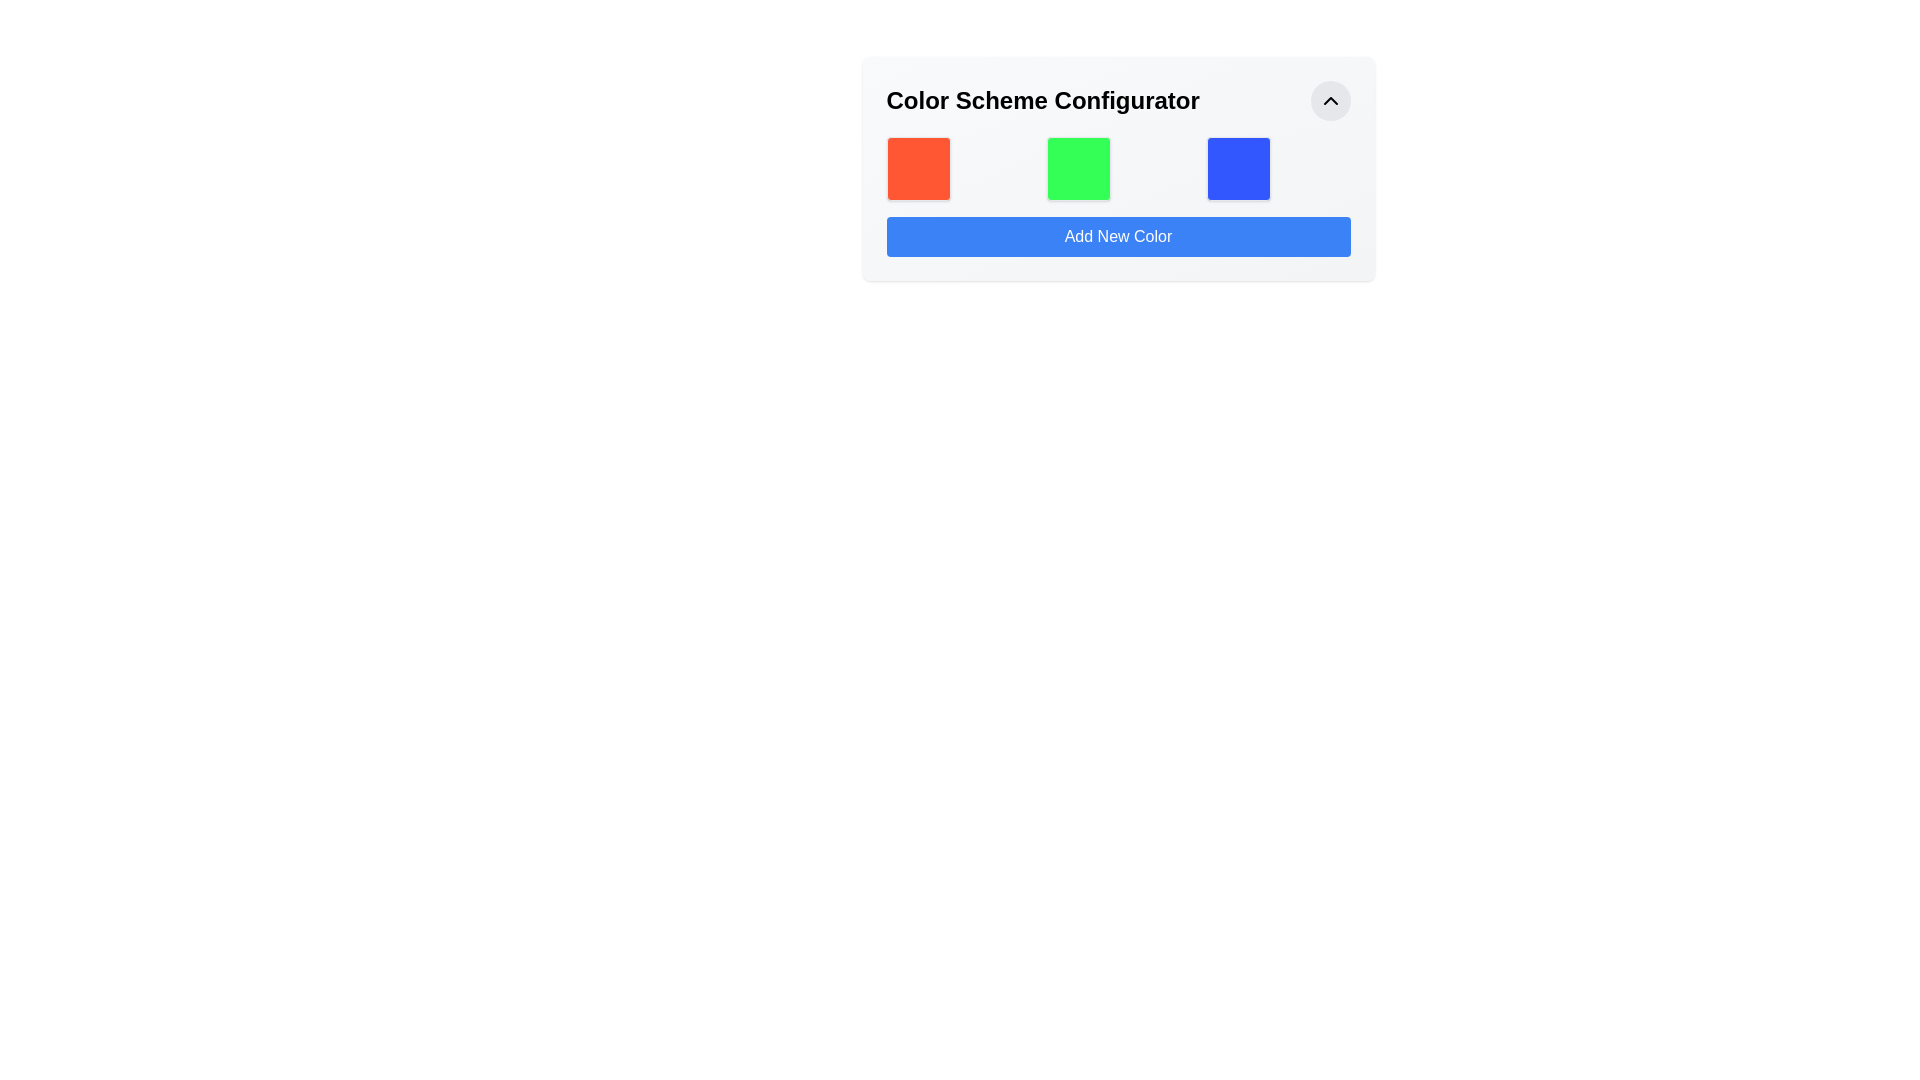  What do you see at coordinates (1237, 168) in the screenshot?
I see `the third color selection tile in the 'Color Scheme Configurator' interface` at bounding box center [1237, 168].